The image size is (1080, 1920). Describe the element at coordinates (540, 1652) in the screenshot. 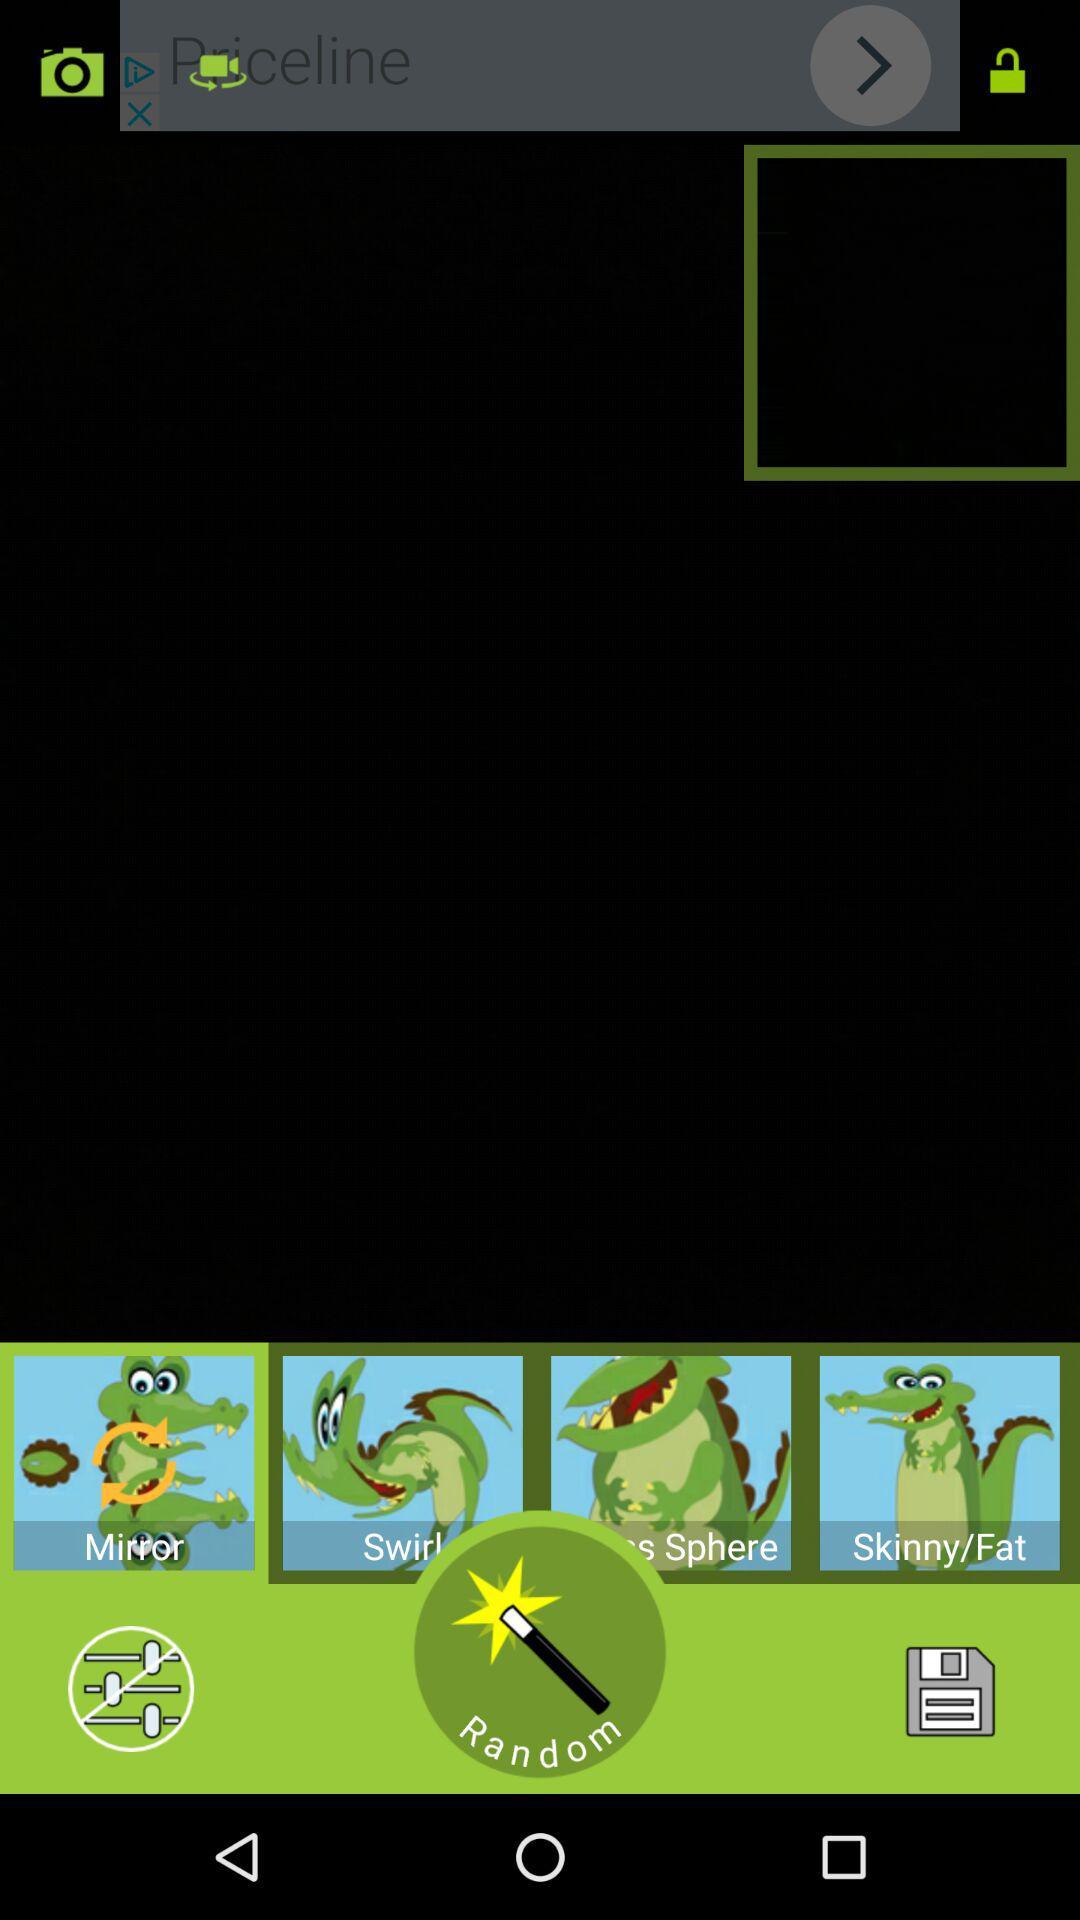

I see `random effect` at that location.